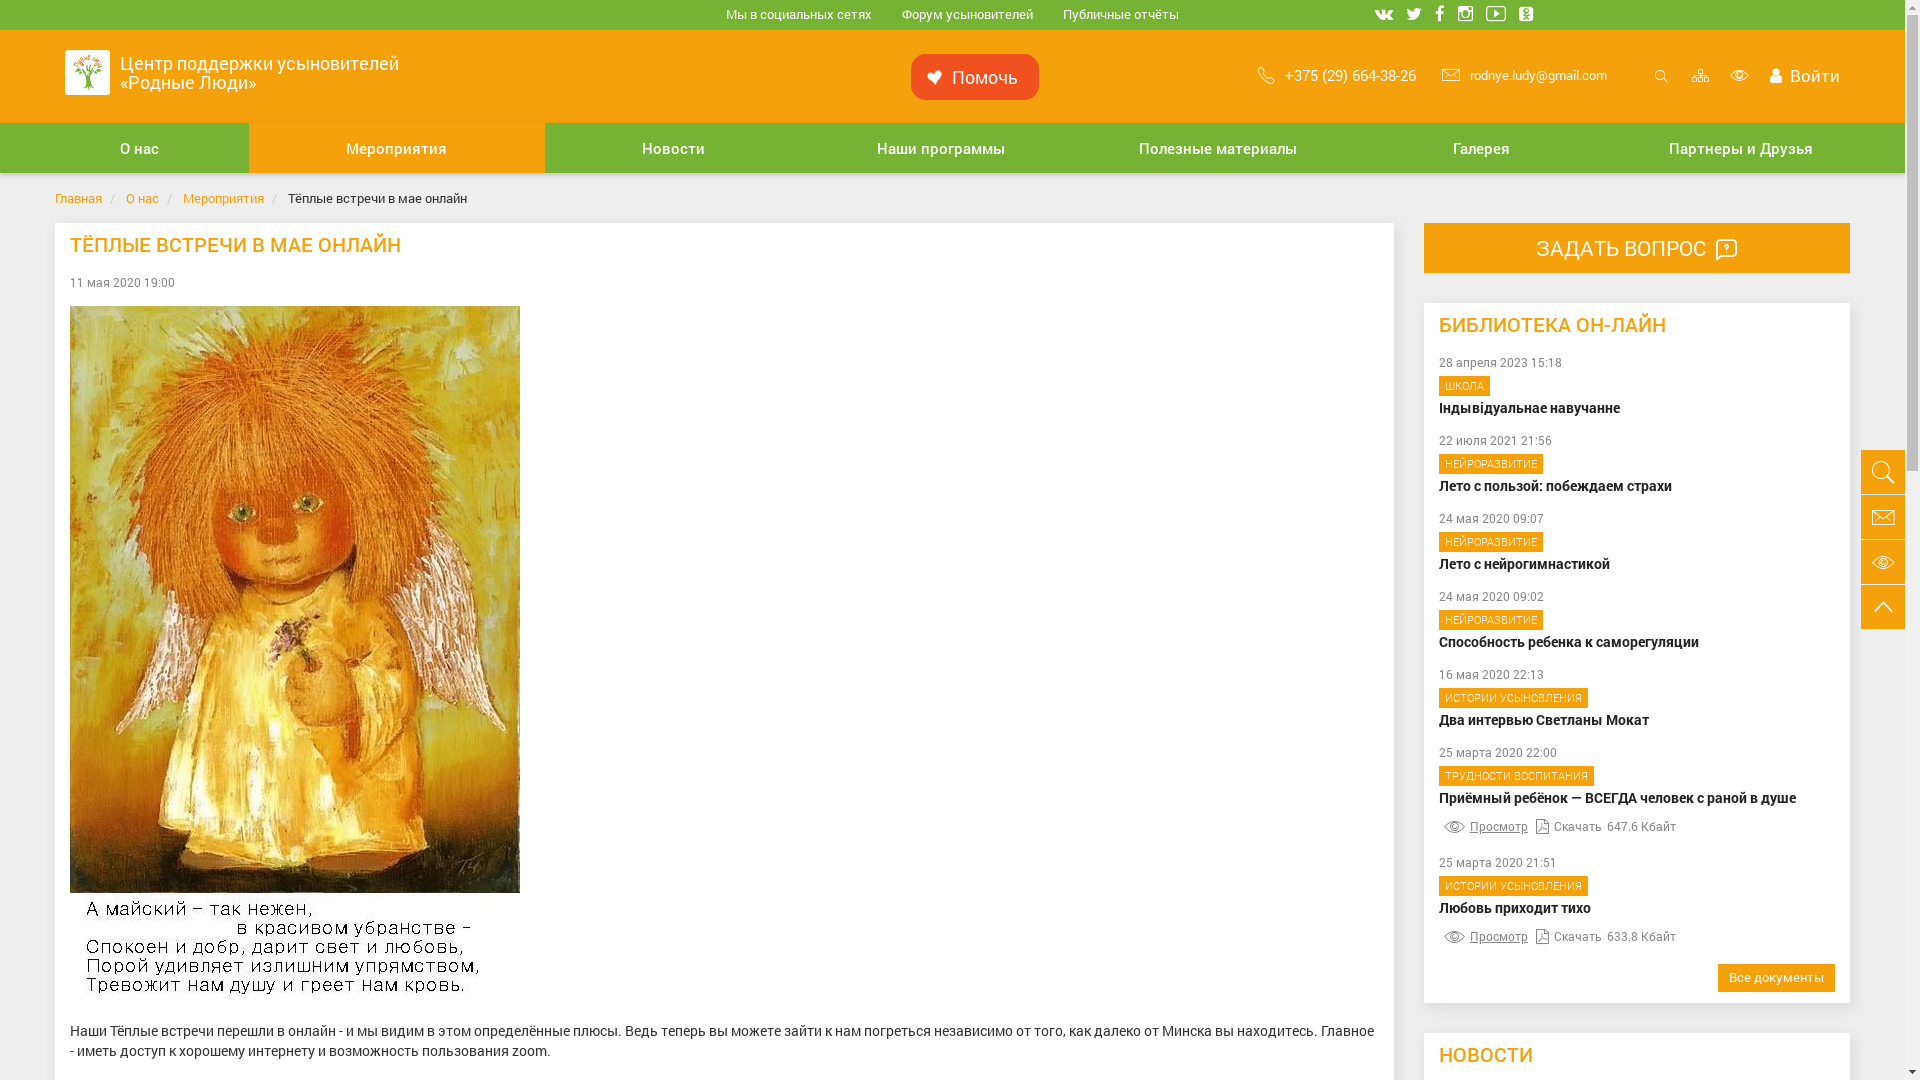 This screenshot has height=1080, width=1920. What do you see at coordinates (1523, 73) in the screenshot?
I see `'rodnye.ludy@gmail.com'` at bounding box center [1523, 73].